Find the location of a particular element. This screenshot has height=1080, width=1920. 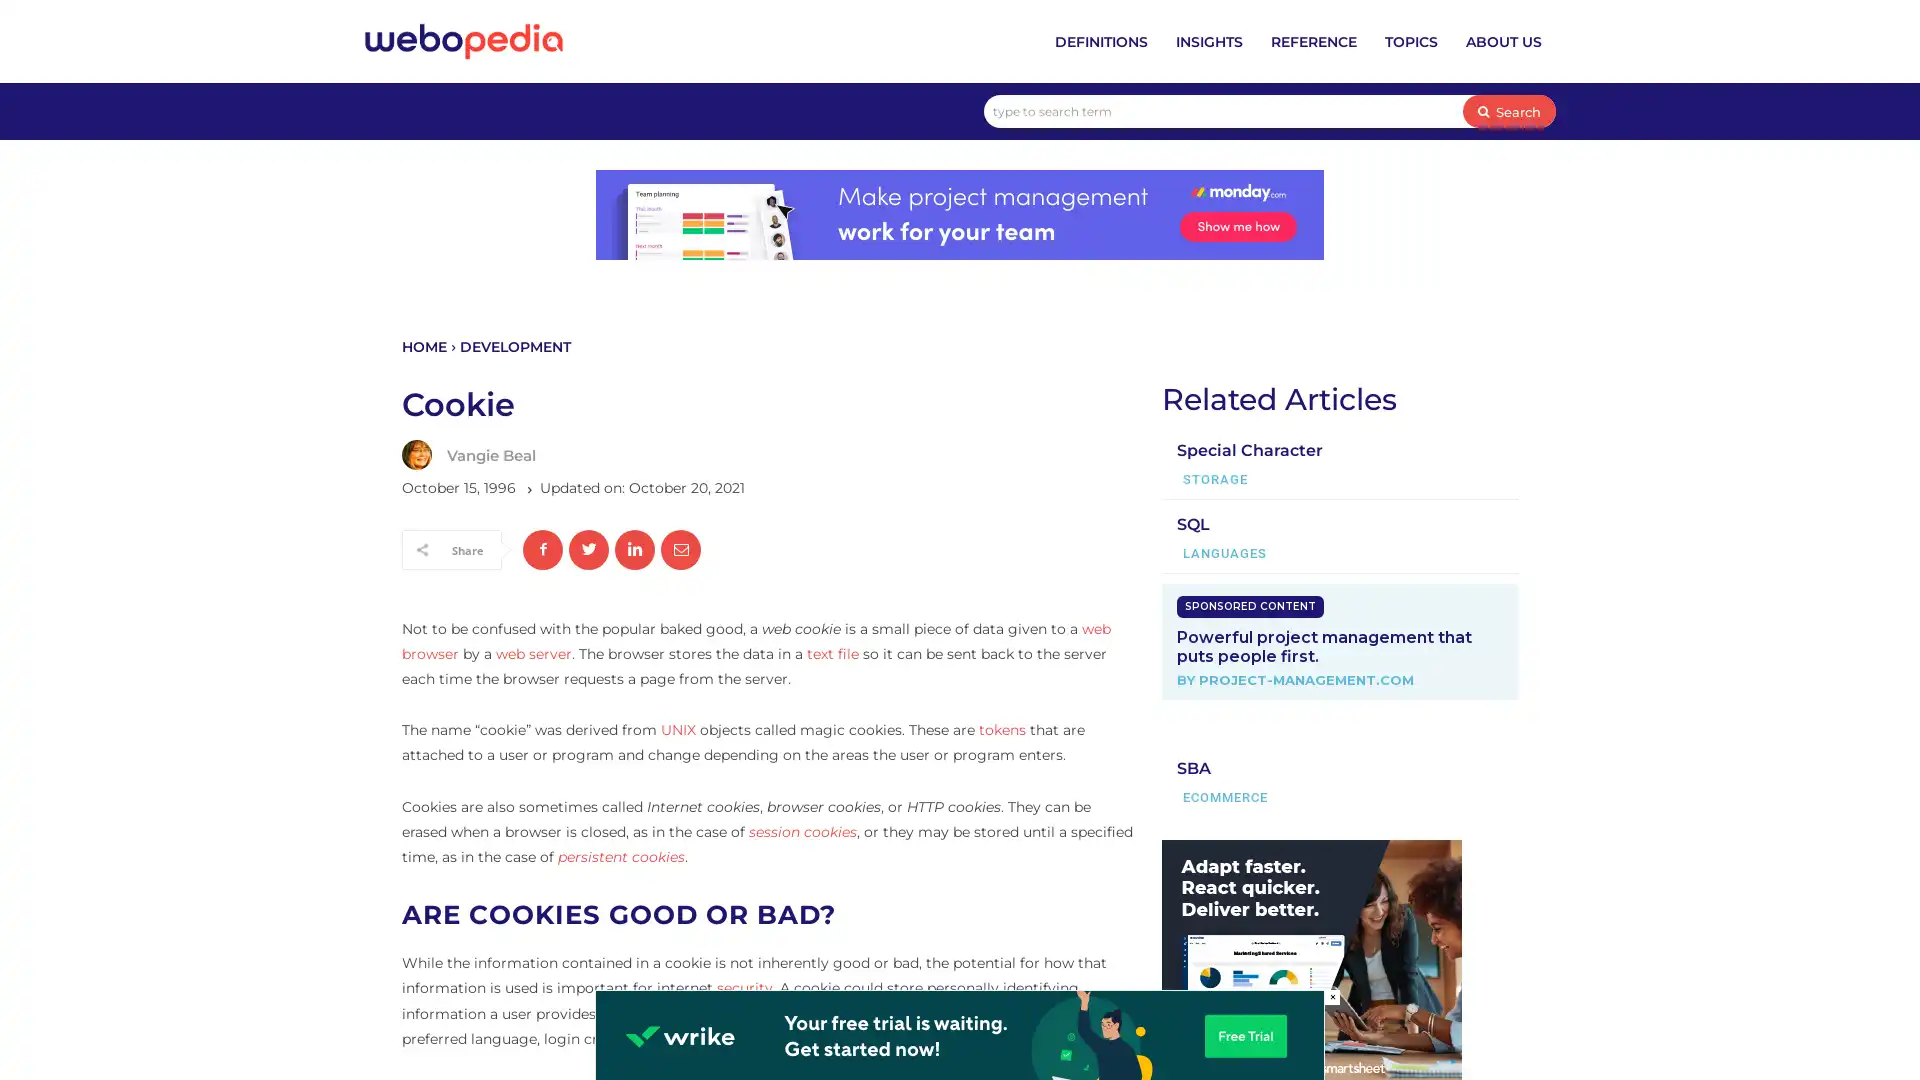

Search is located at coordinates (1509, 111).